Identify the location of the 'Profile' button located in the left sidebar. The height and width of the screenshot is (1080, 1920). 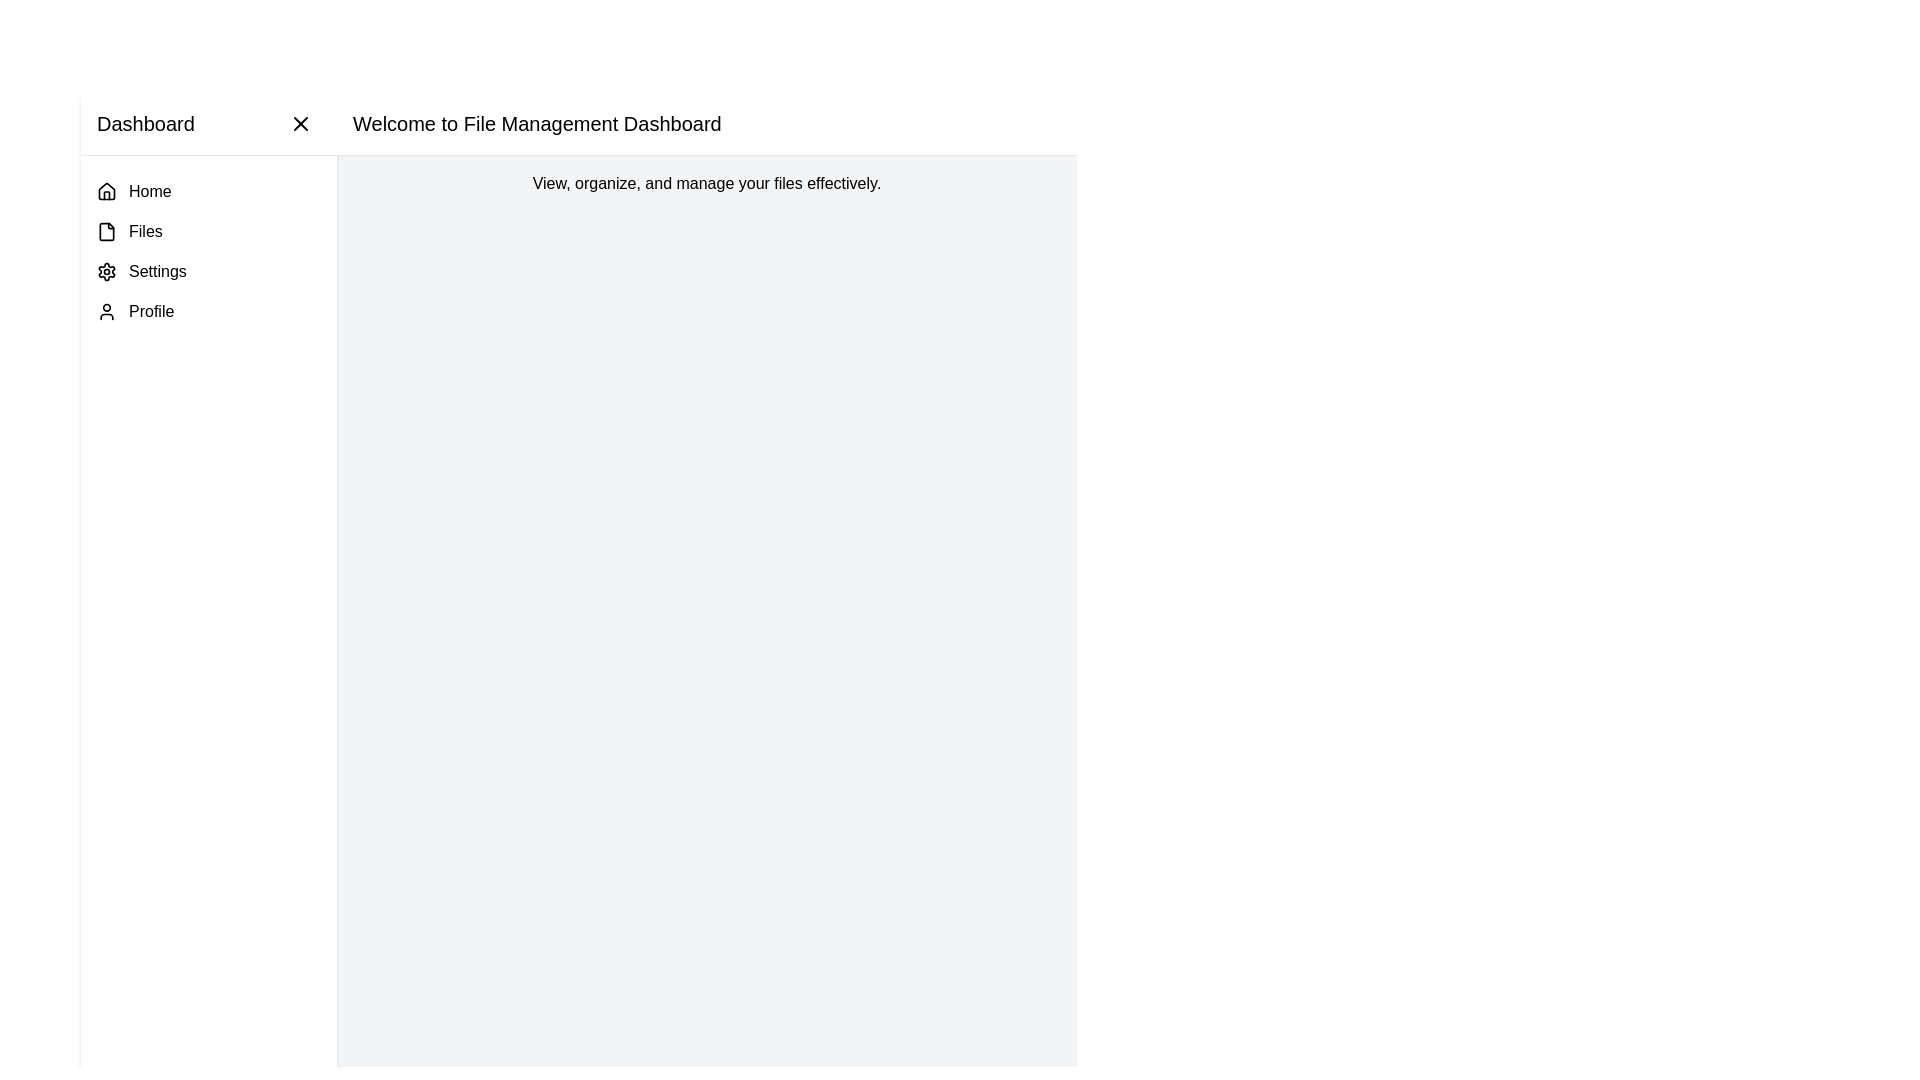
(209, 312).